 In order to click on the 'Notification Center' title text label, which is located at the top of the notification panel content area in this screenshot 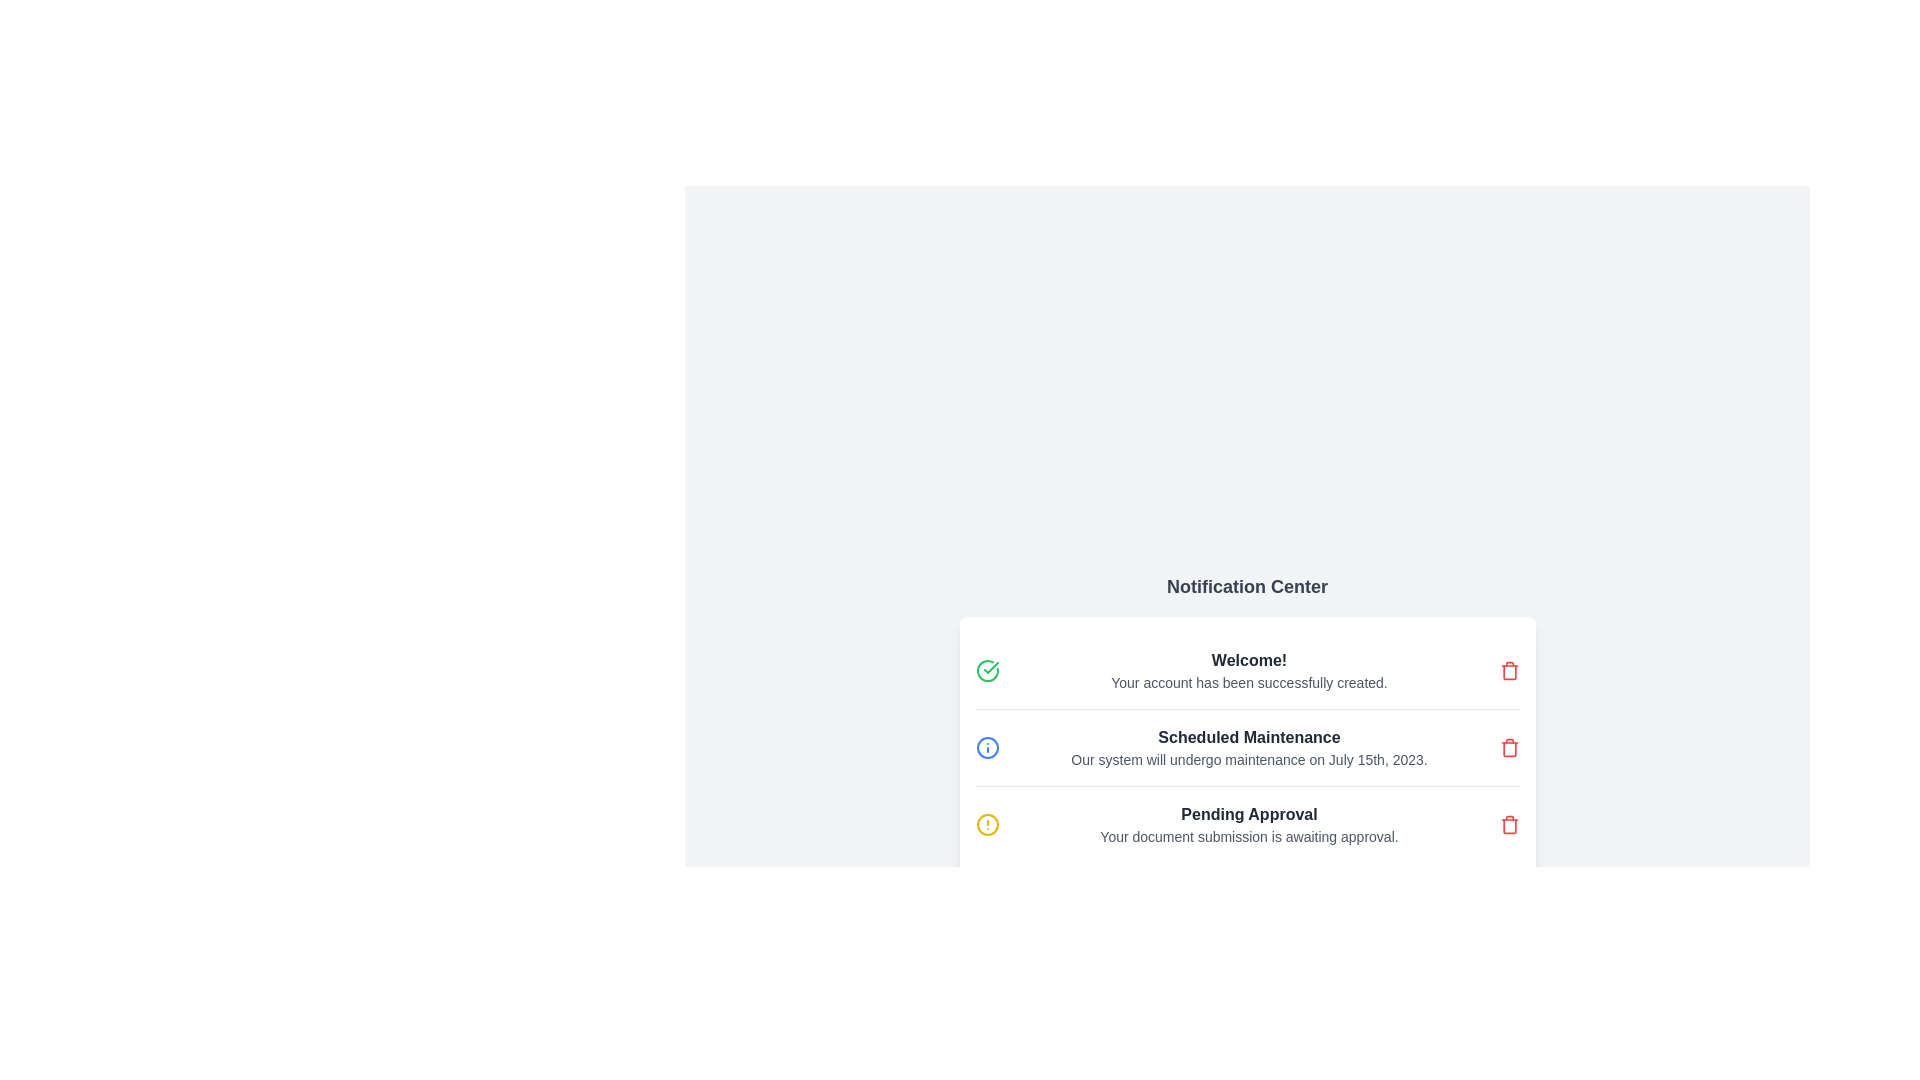, I will do `click(1246, 585)`.